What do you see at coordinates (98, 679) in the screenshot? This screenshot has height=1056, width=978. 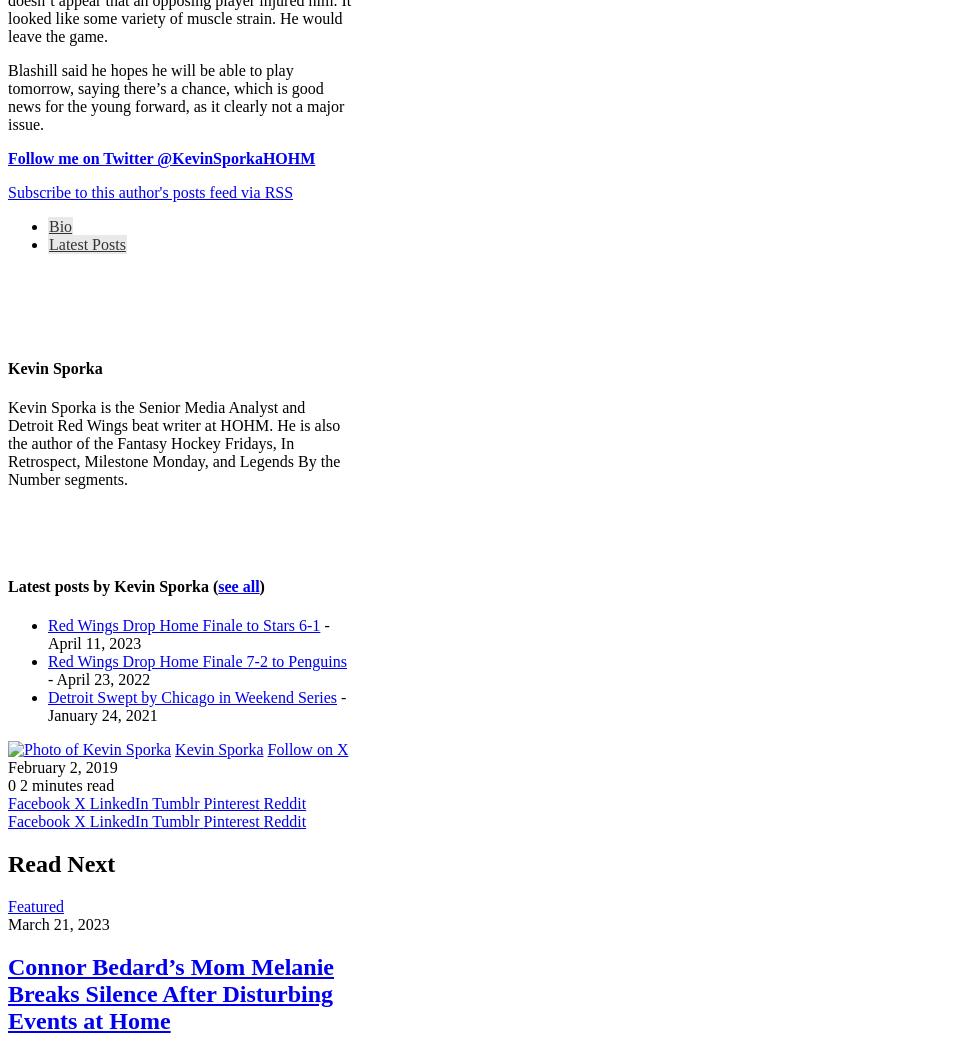 I see `'- April 23, 2022'` at bounding box center [98, 679].